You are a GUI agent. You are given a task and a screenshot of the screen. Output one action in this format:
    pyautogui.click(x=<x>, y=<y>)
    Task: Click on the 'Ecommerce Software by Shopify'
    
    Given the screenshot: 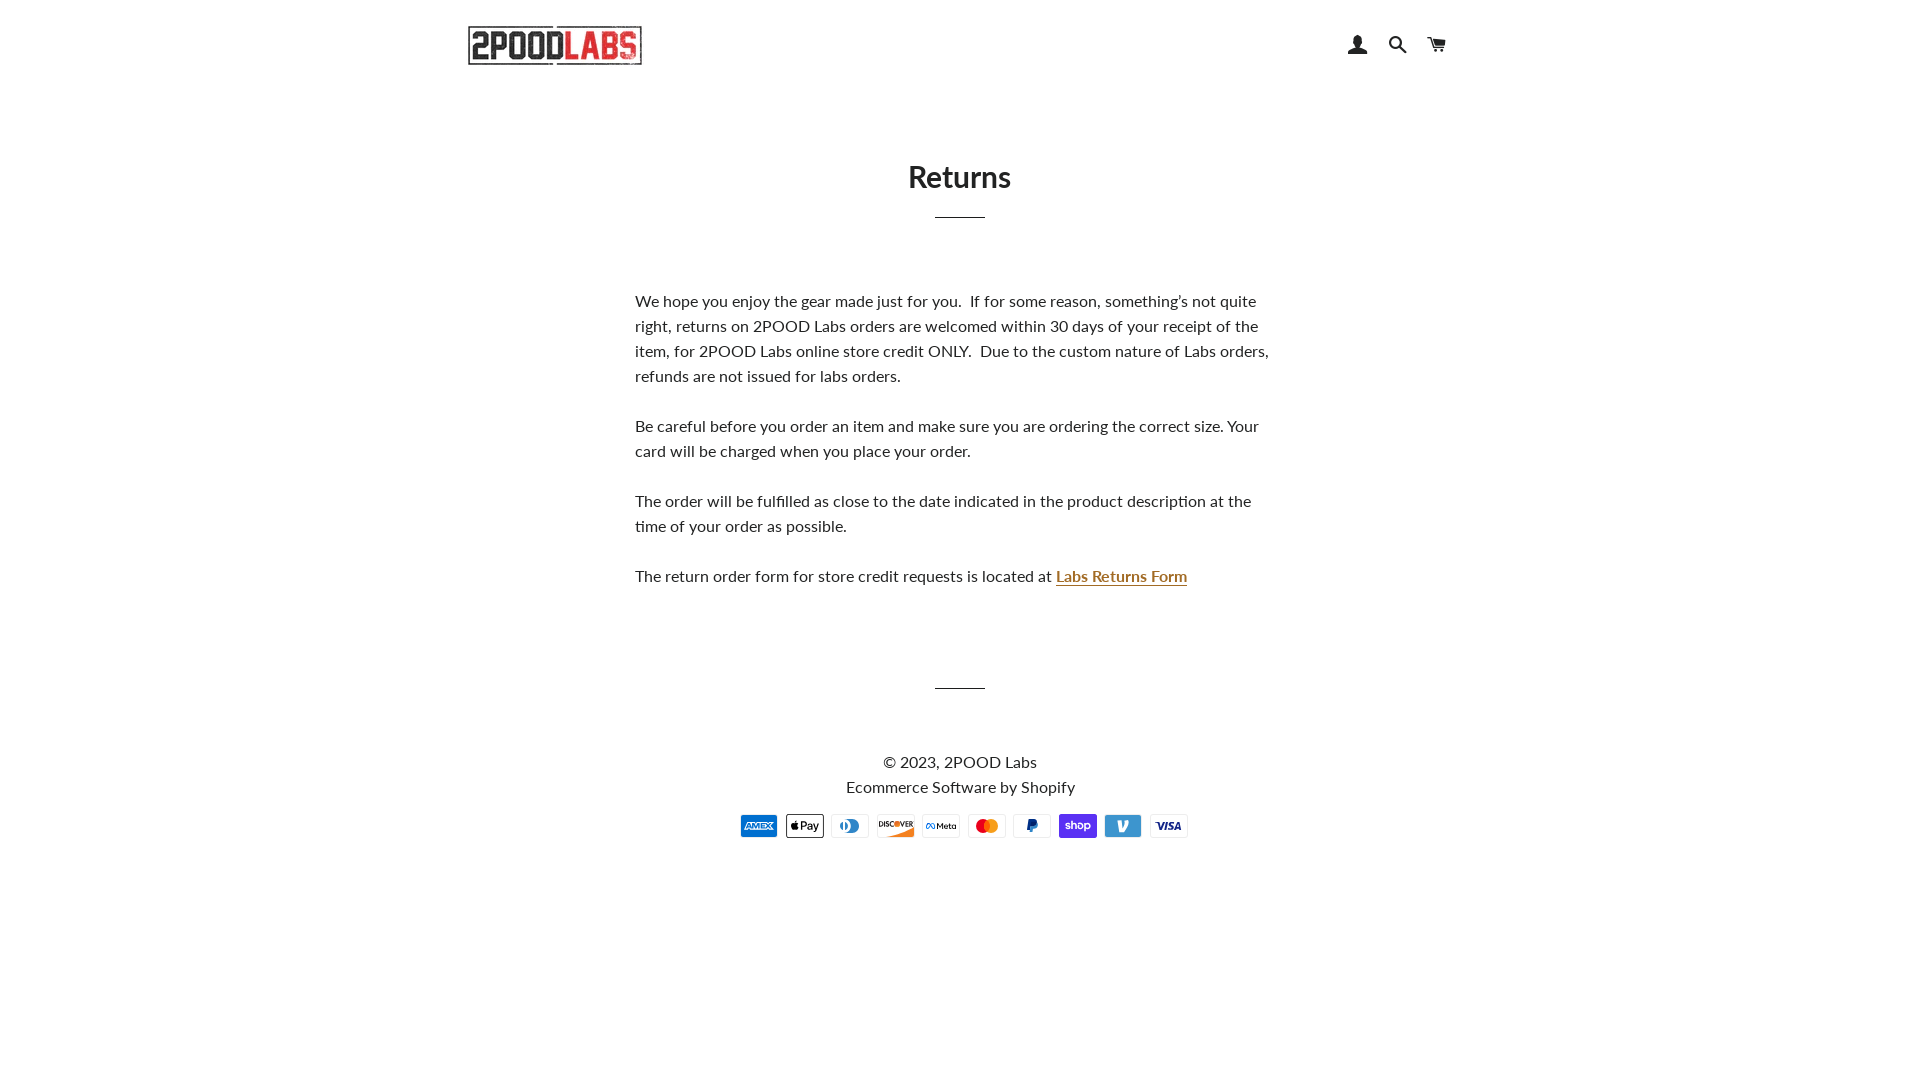 What is the action you would take?
    pyautogui.click(x=960, y=785)
    